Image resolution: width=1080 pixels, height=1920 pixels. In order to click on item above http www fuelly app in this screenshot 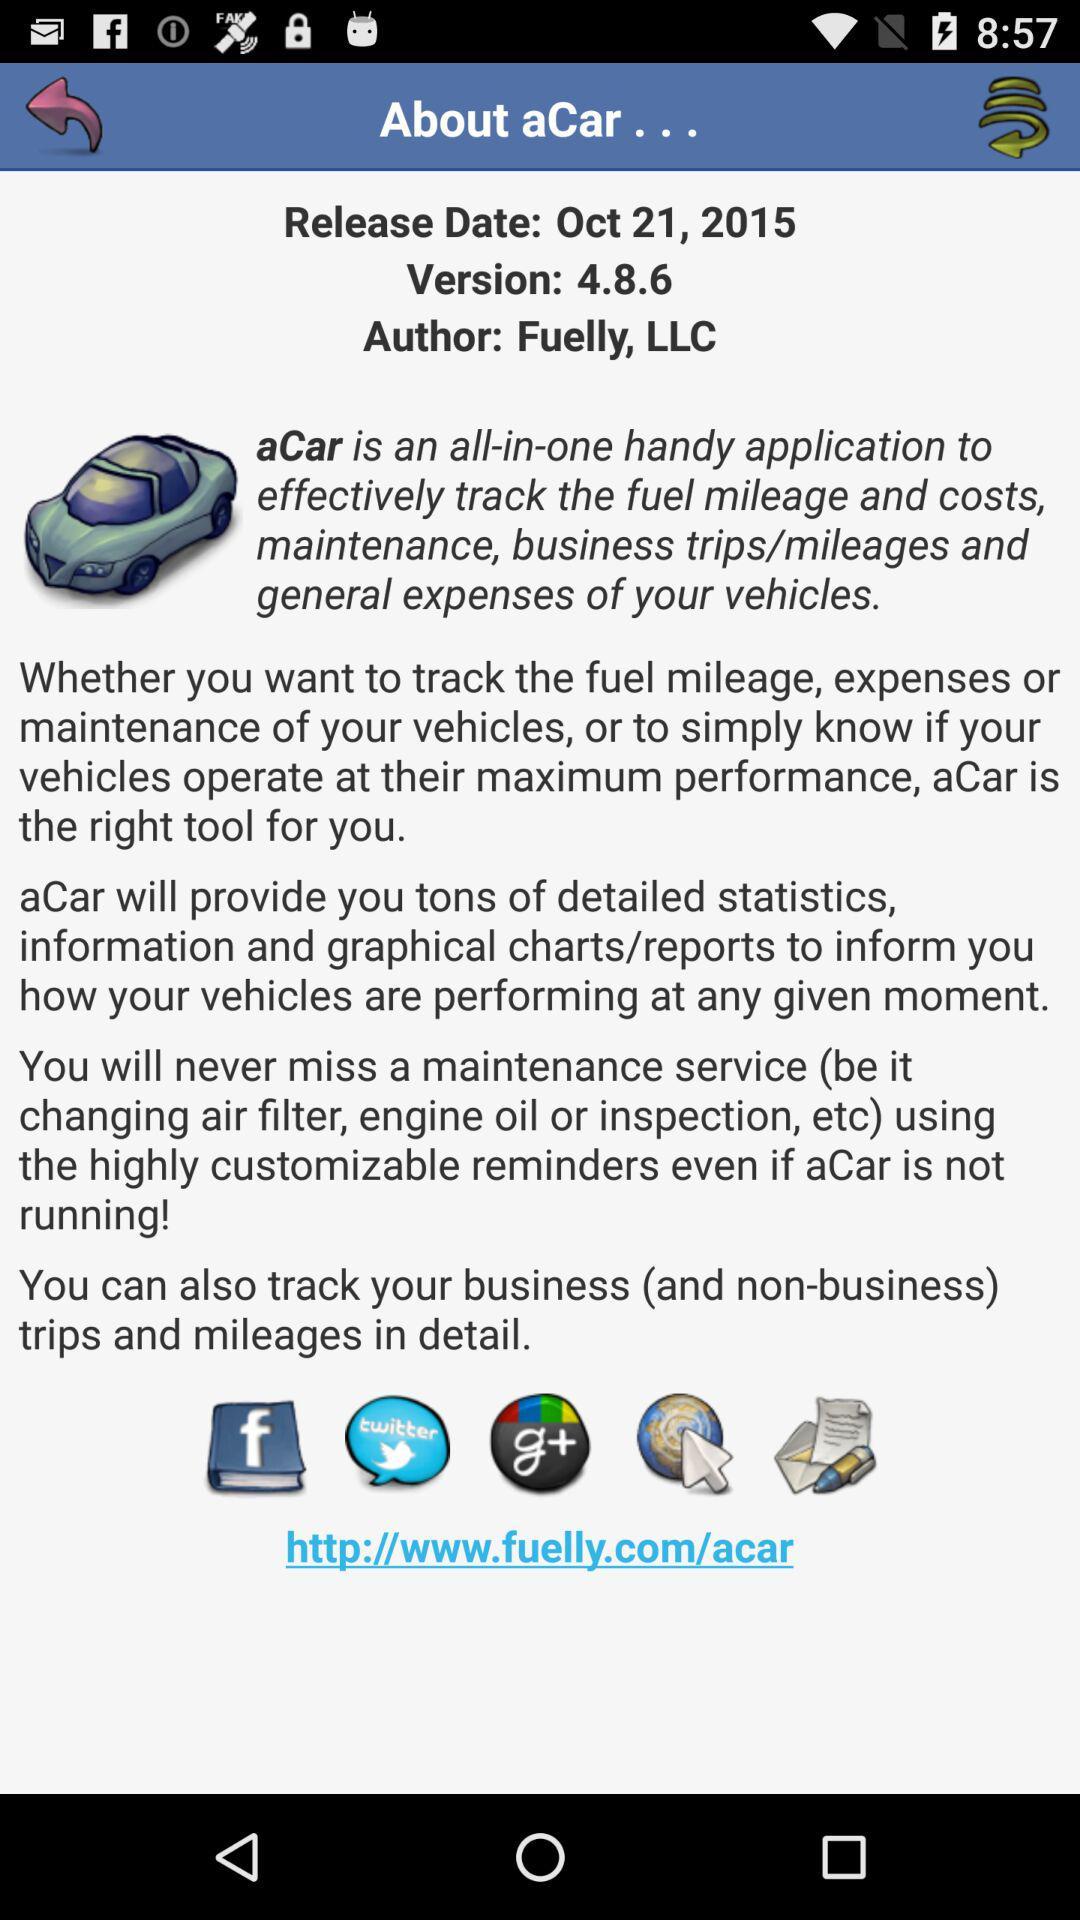, I will do `click(253, 1445)`.